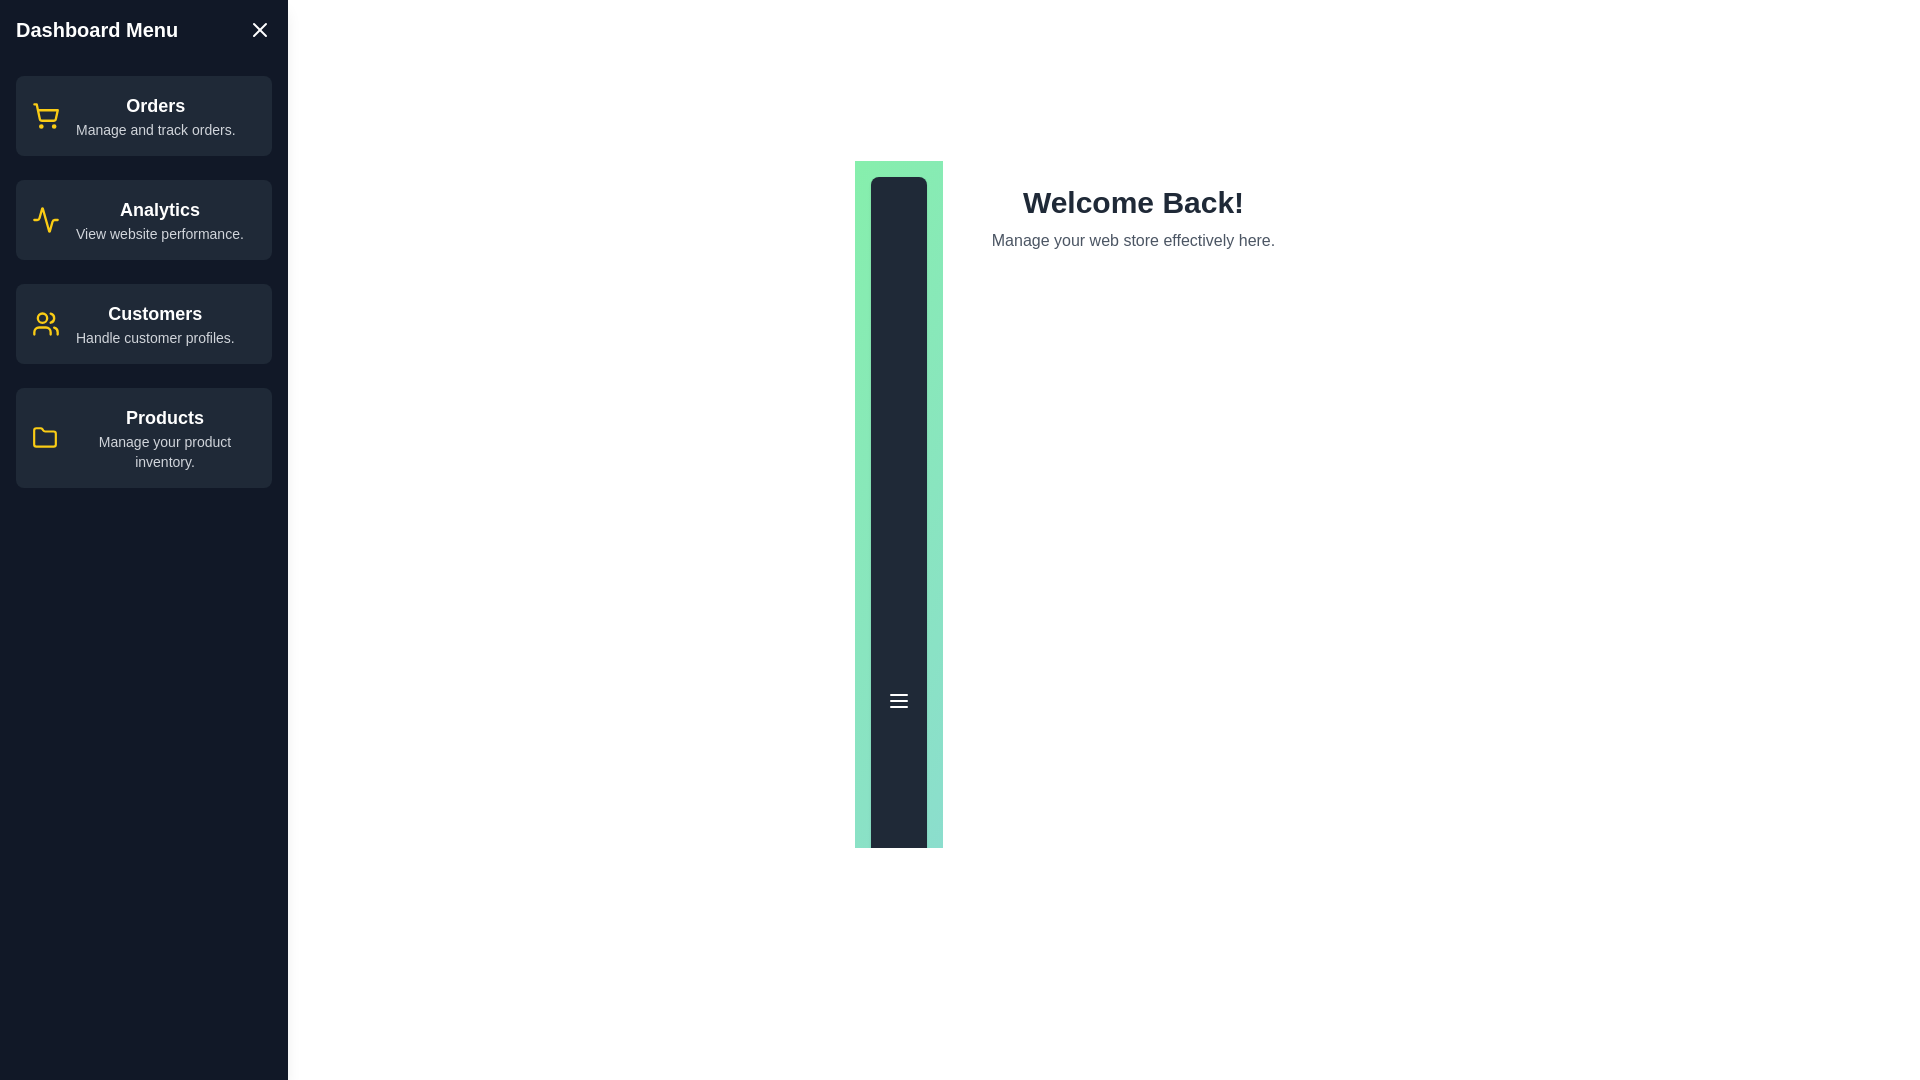 This screenshot has height=1080, width=1920. What do you see at coordinates (143, 219) in the screenshot?
I see `the menu item labeled 'Analytics' to view its hover effect` at bounding box center [143, 219].